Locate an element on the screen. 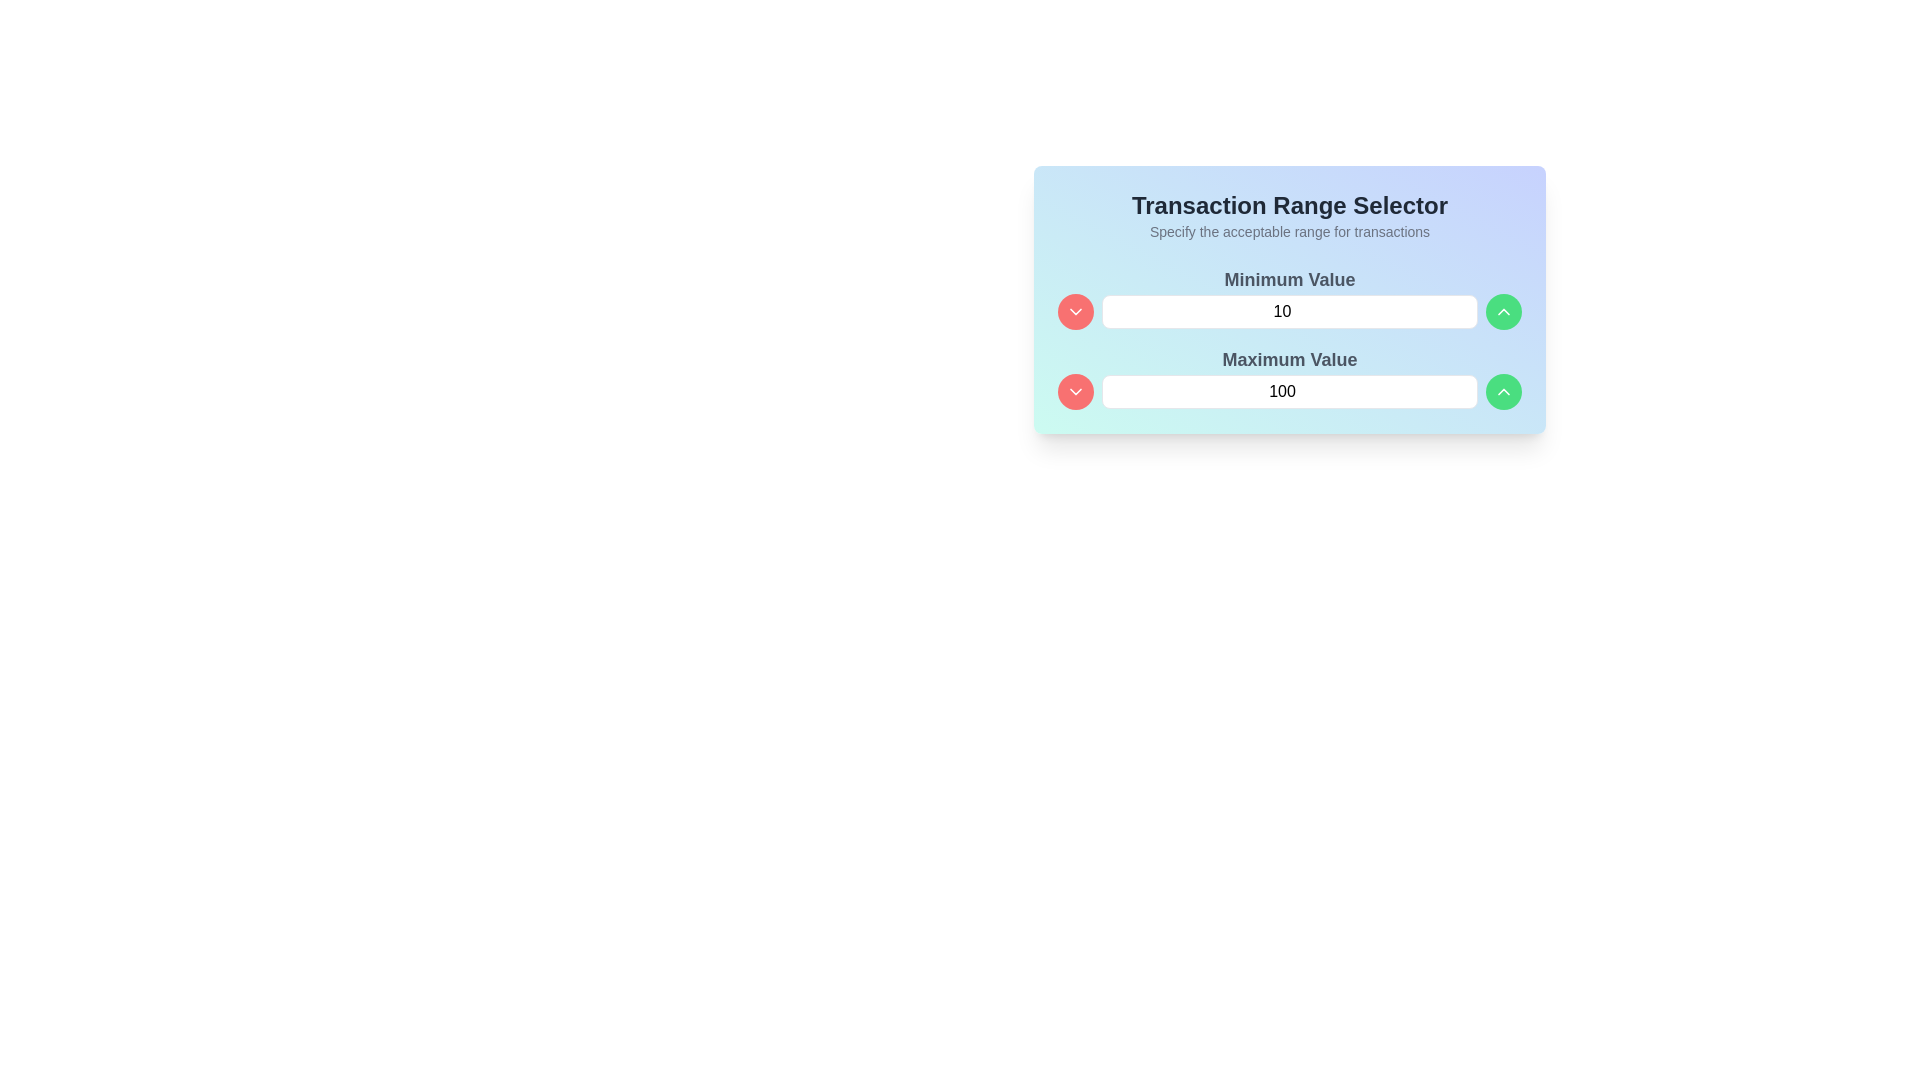 The height and width of the screenshot is (1080, 1920). the upward chevron icon within the circular button below the 'Maximum Value' field to interact is located at coordinates (1503, 312).